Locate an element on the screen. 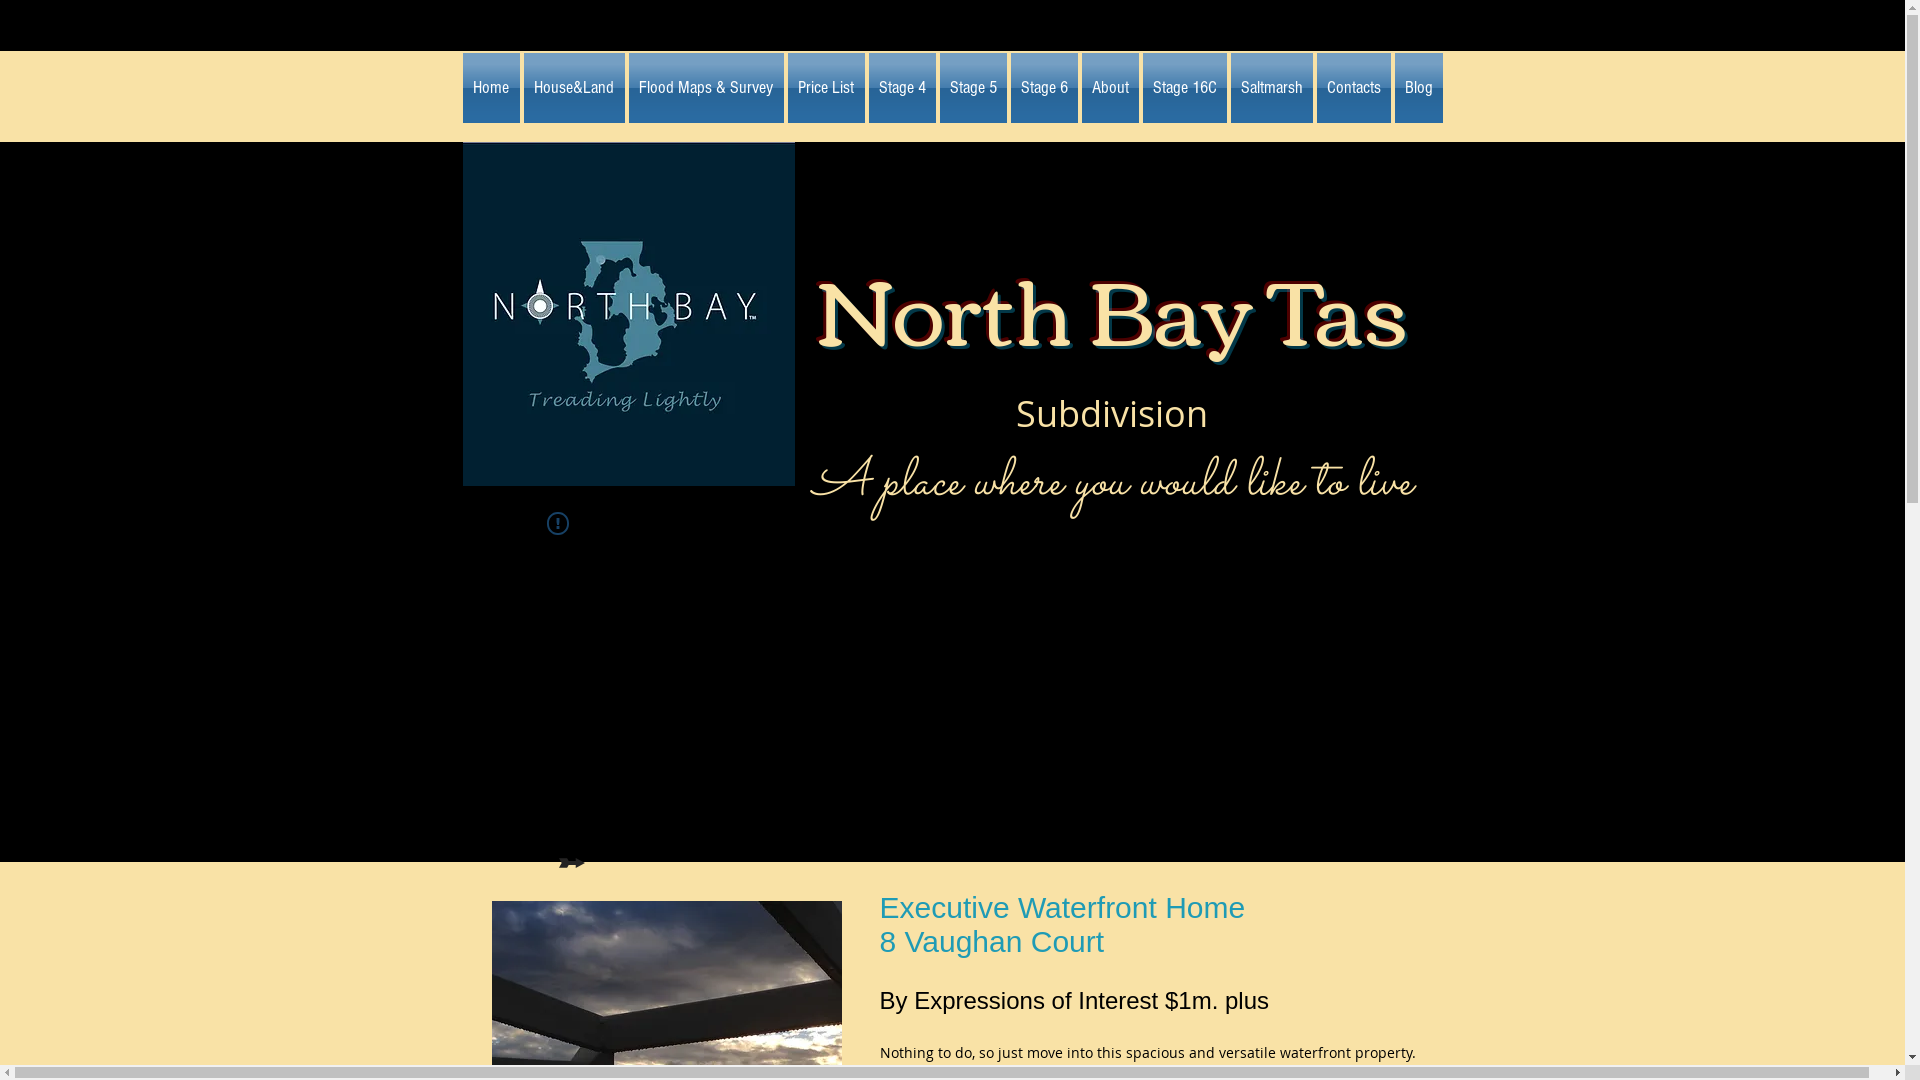 Image resolution: width=1920 pixels, height=1080 pixels. 'Contacts' is located at coordinates (1314, 87).